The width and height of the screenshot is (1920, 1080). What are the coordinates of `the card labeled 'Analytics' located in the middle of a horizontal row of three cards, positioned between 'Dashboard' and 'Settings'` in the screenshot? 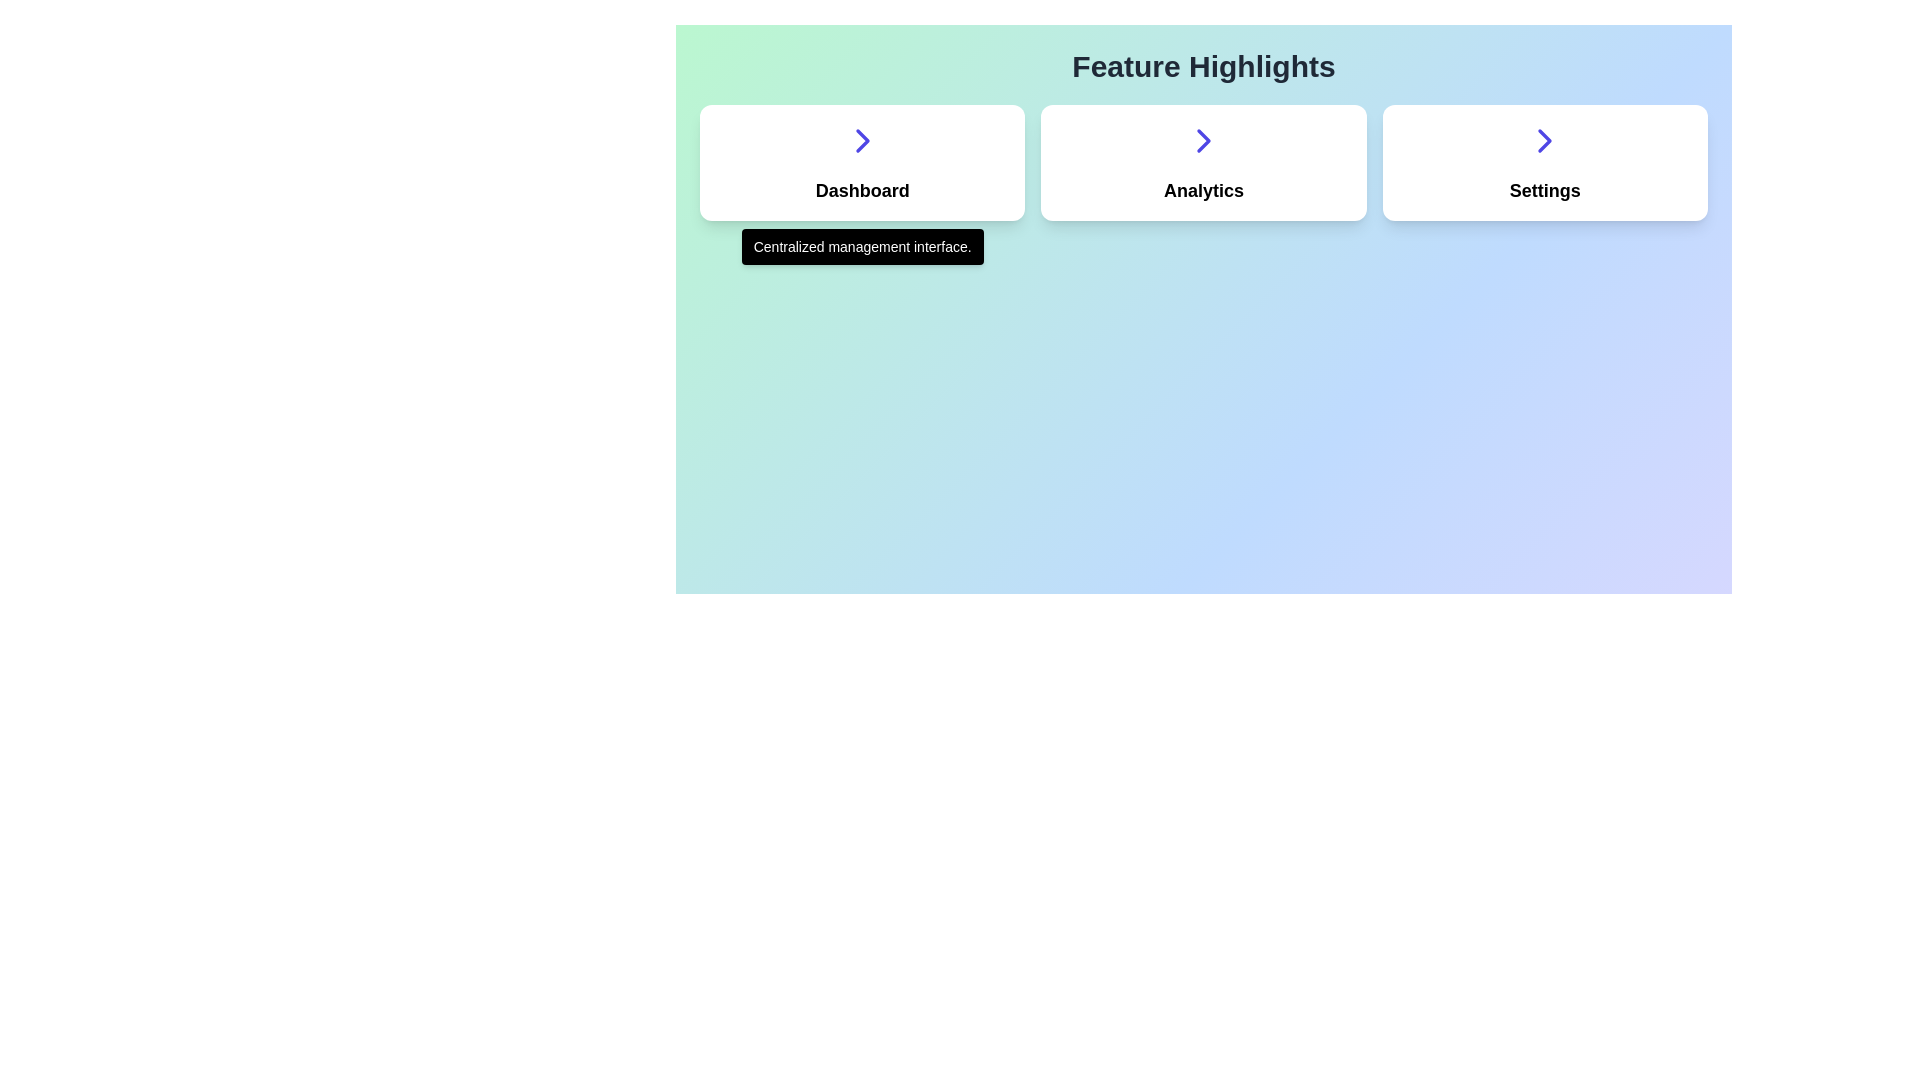 It's located at (1203, 161).